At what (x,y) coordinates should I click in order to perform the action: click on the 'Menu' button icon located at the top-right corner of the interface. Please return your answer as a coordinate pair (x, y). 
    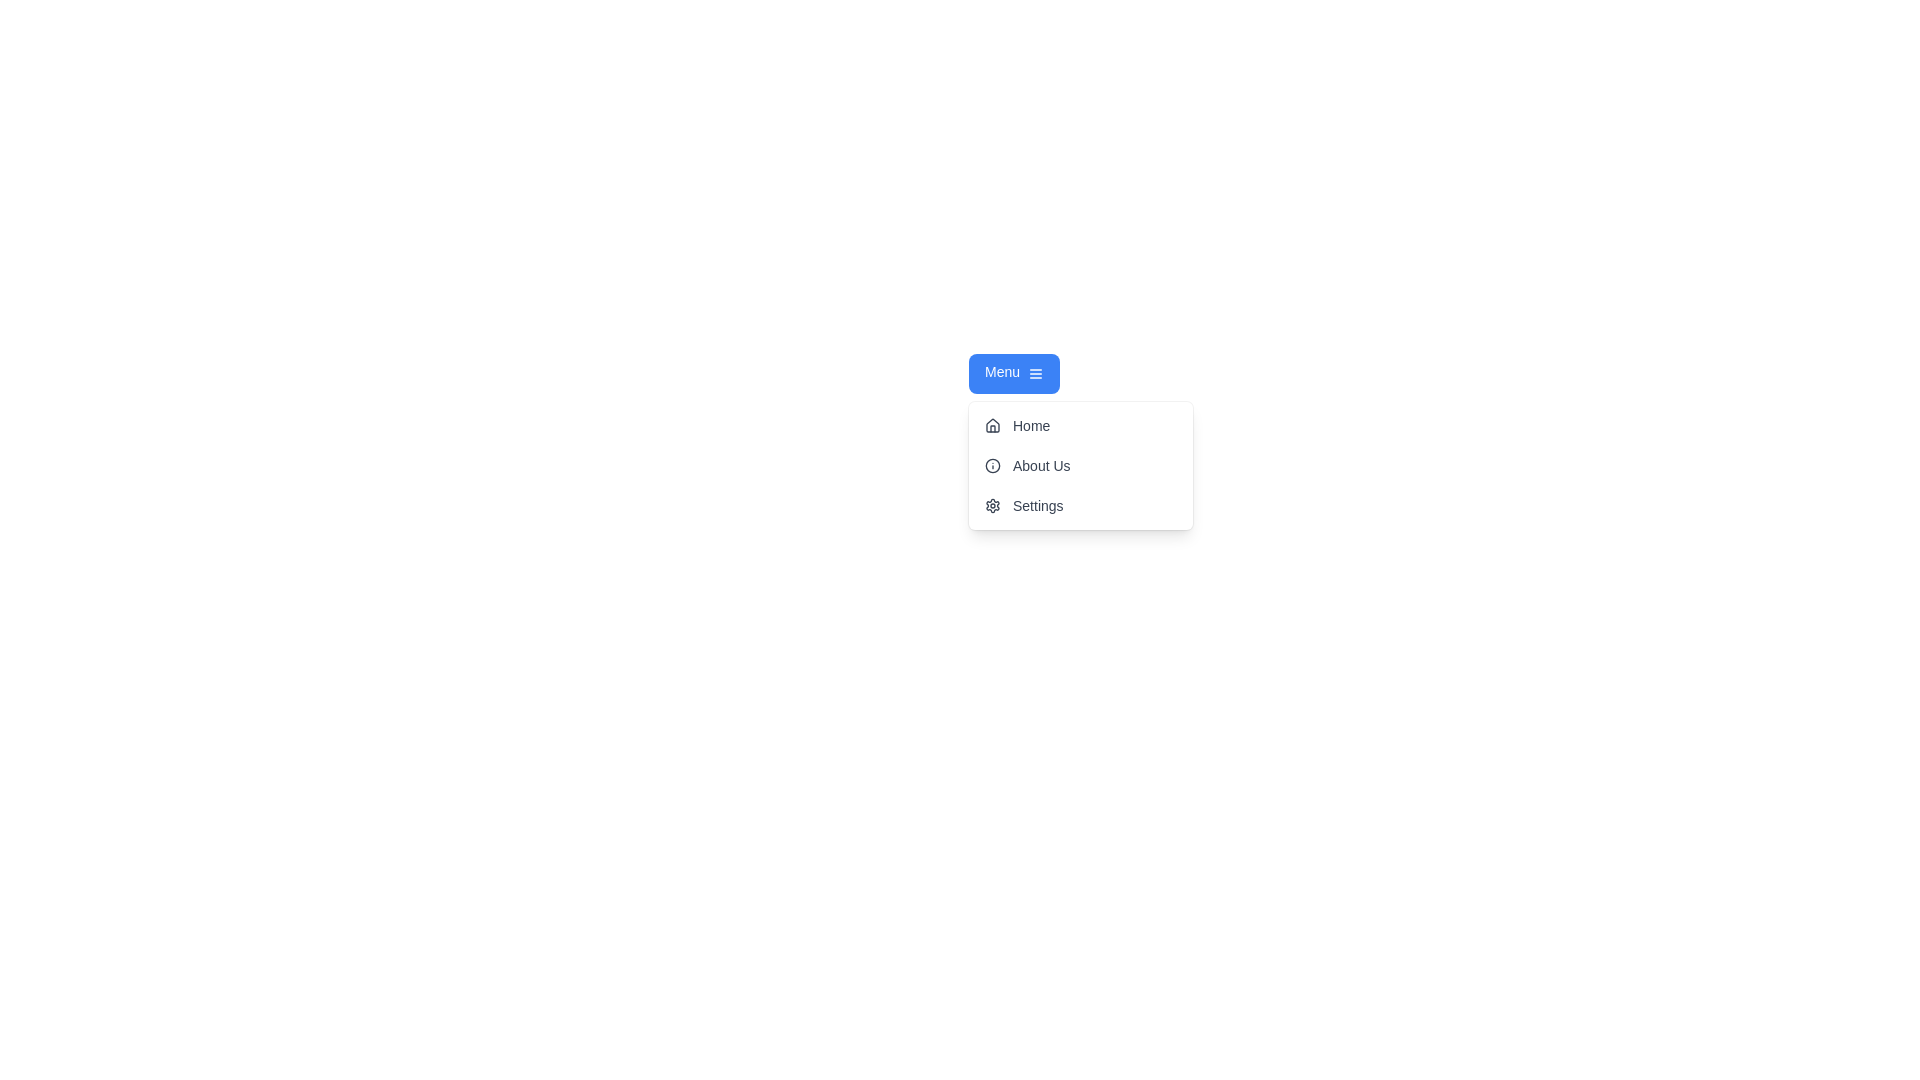
    Looking at the image, I should click on (1036, 374).